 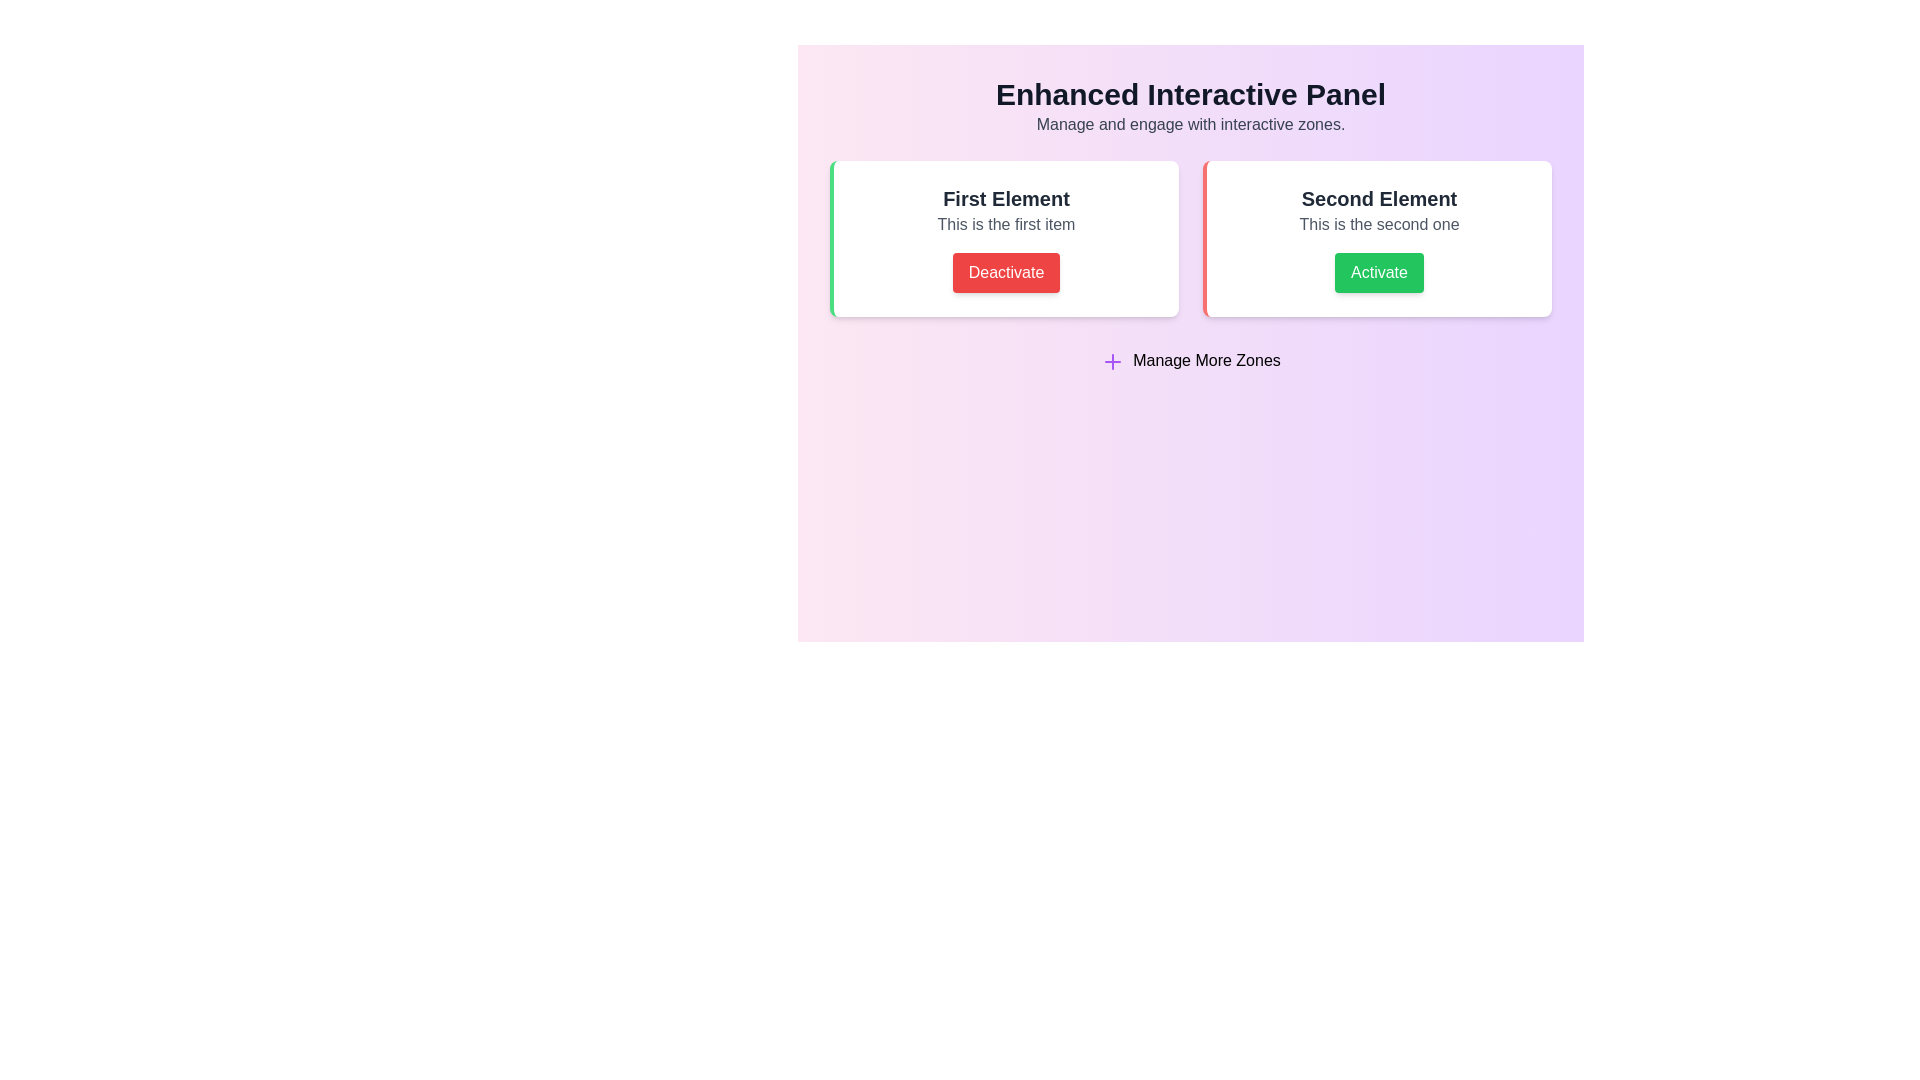 I want to click on the static text label displaying 'First Element', which is prominently placed at the top of its containing card with a dark gray color and bold font, so click(x=1006, y=199).